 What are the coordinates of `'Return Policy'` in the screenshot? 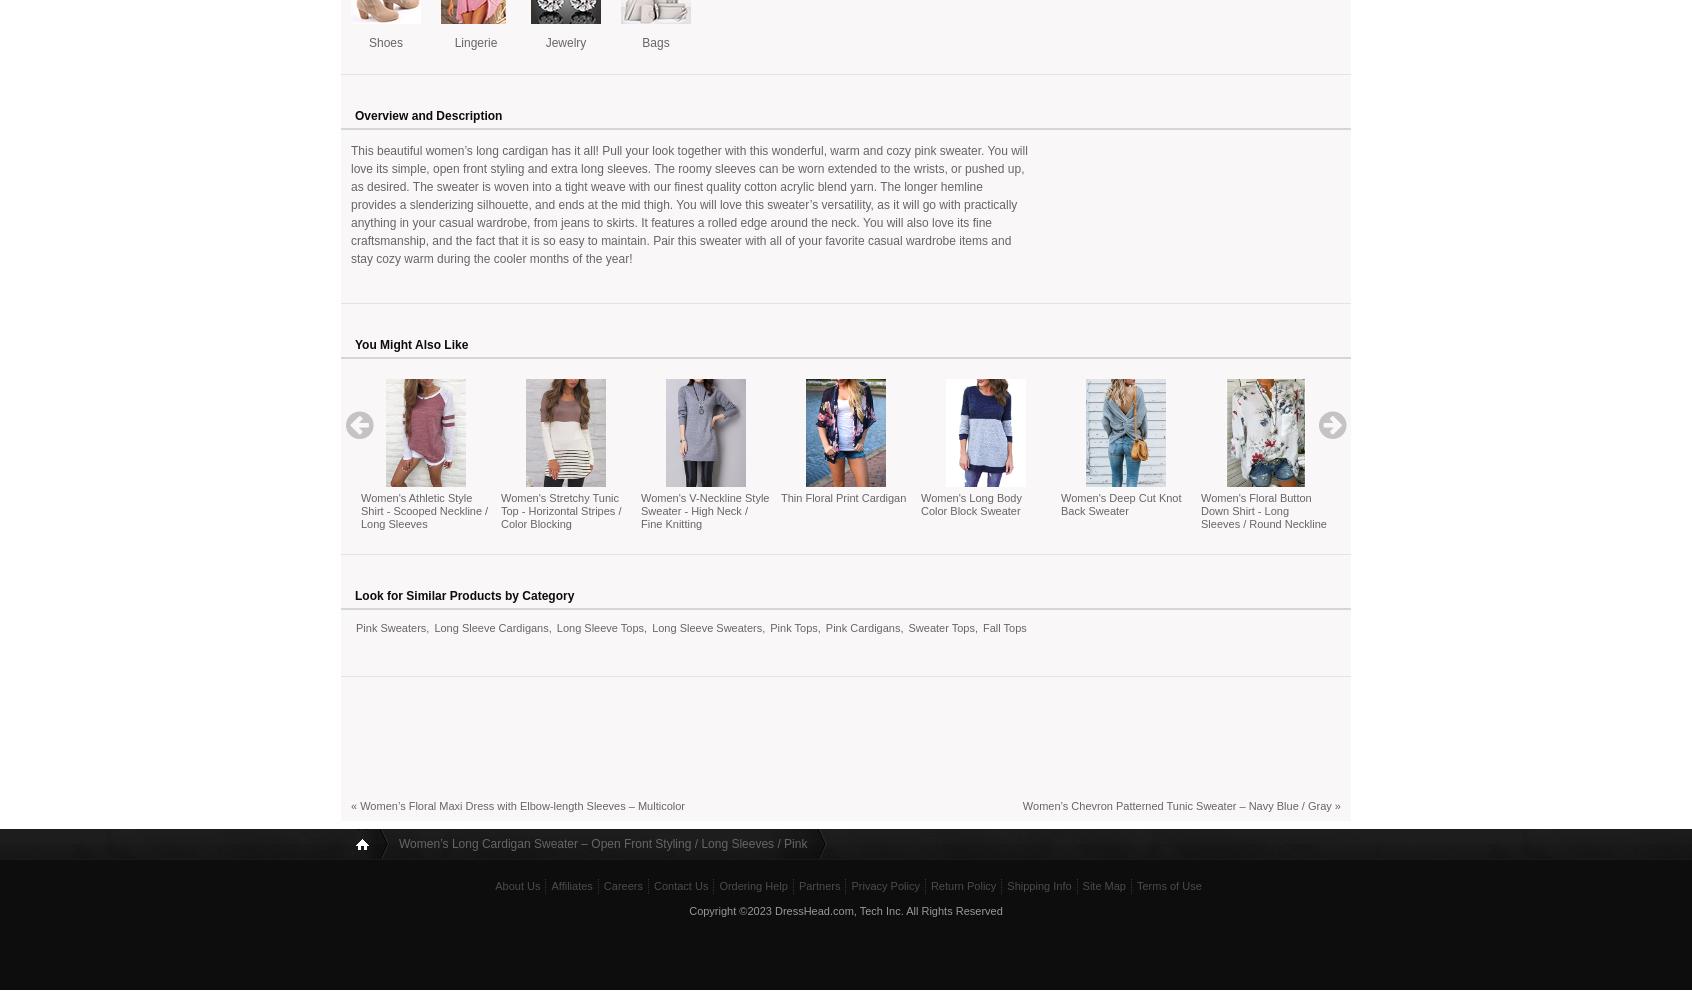 It's located at (929, 886).